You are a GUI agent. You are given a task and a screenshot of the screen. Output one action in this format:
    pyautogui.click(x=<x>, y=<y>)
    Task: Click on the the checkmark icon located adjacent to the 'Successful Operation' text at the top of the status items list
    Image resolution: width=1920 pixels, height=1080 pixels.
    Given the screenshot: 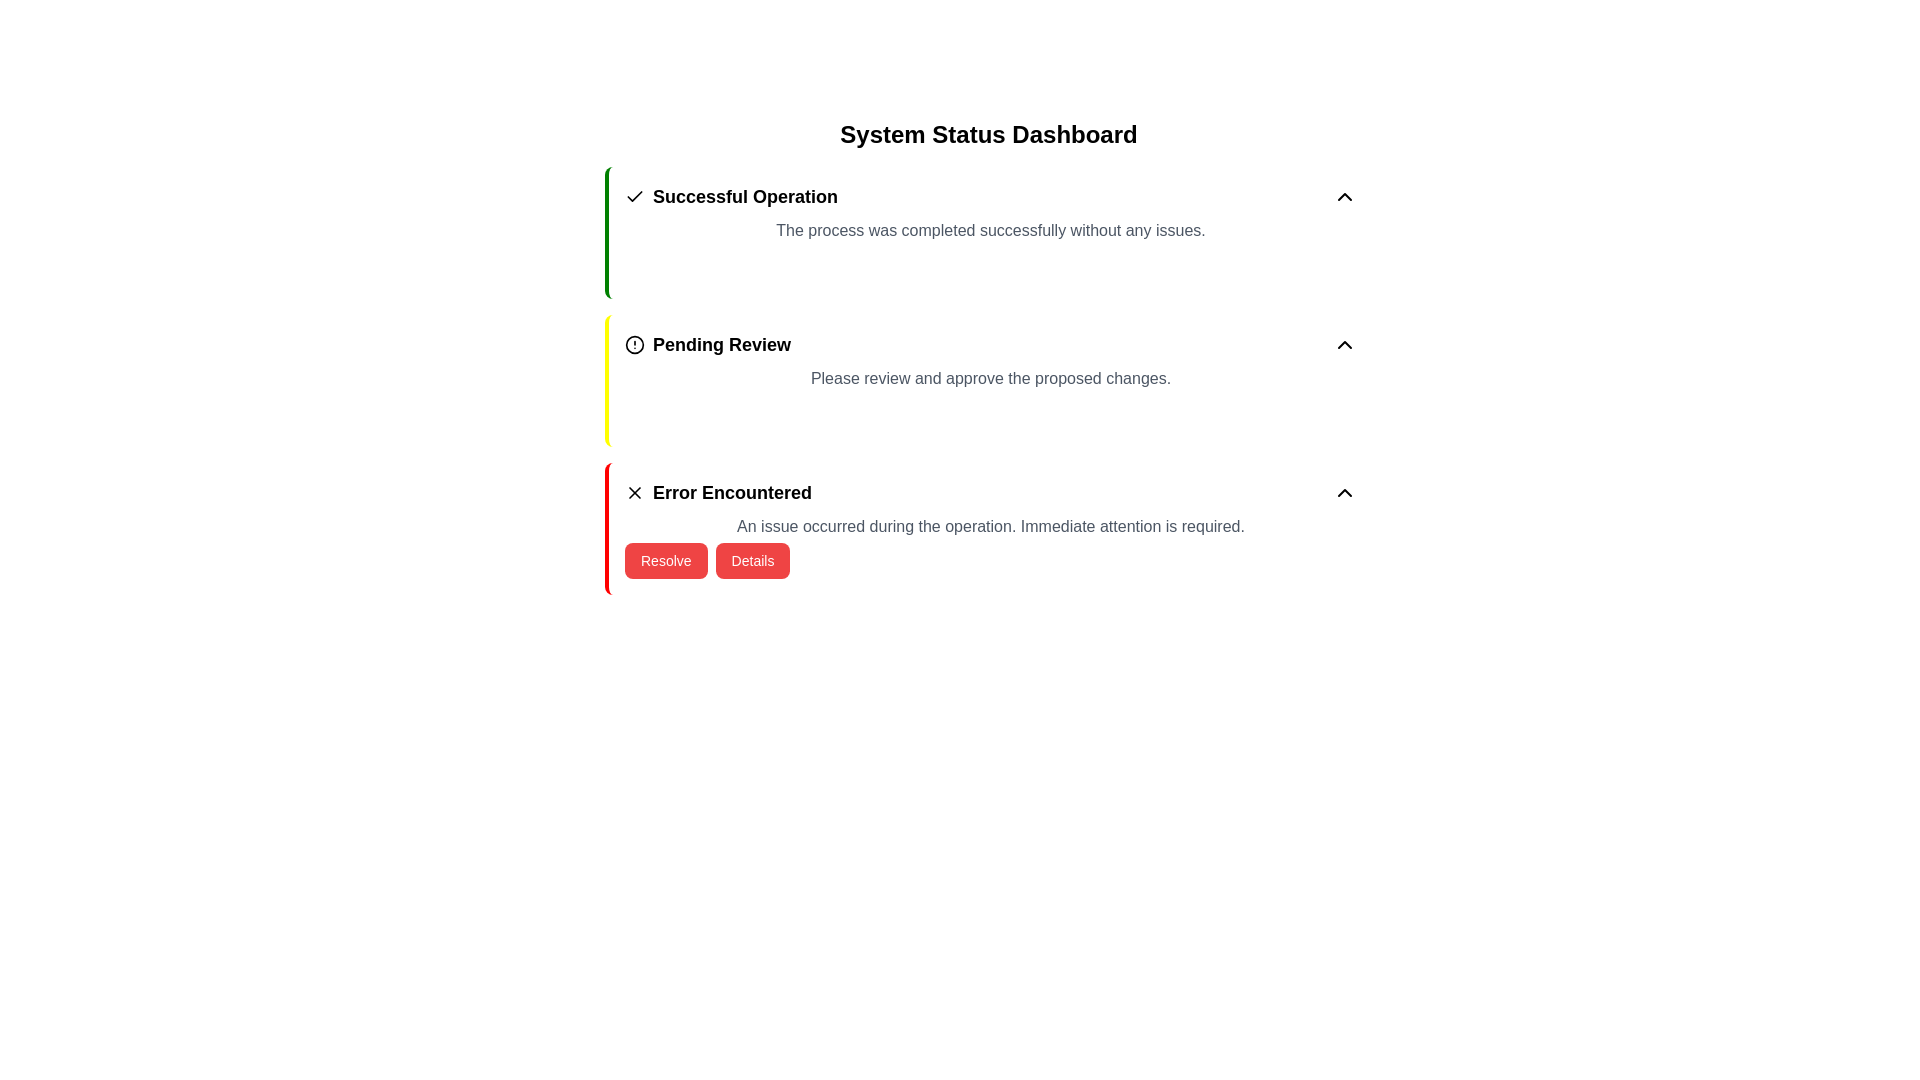 What is the action you would take?
    pyautogui.click(x=633, y=196)
    